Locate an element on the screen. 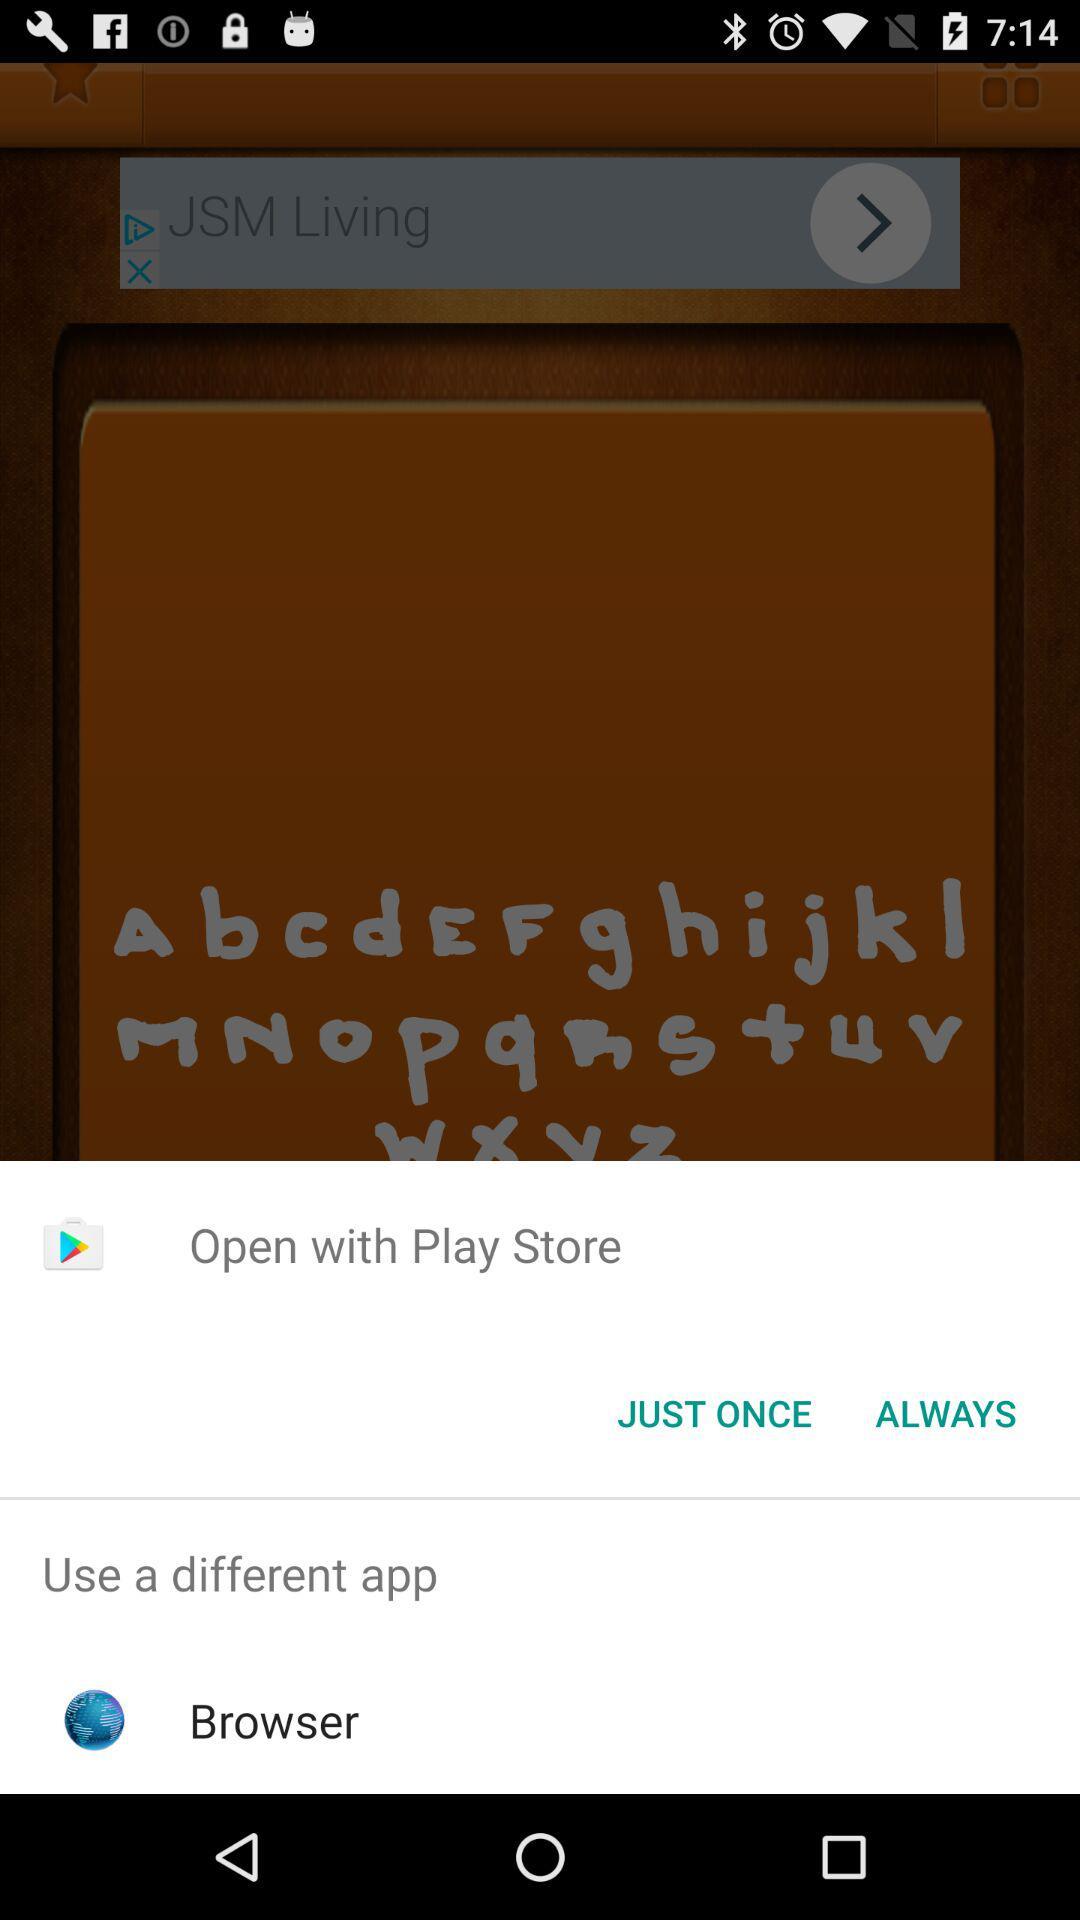 This screenshot has width=1080, height=1920. the browser is located at coordinates (274, 1719).